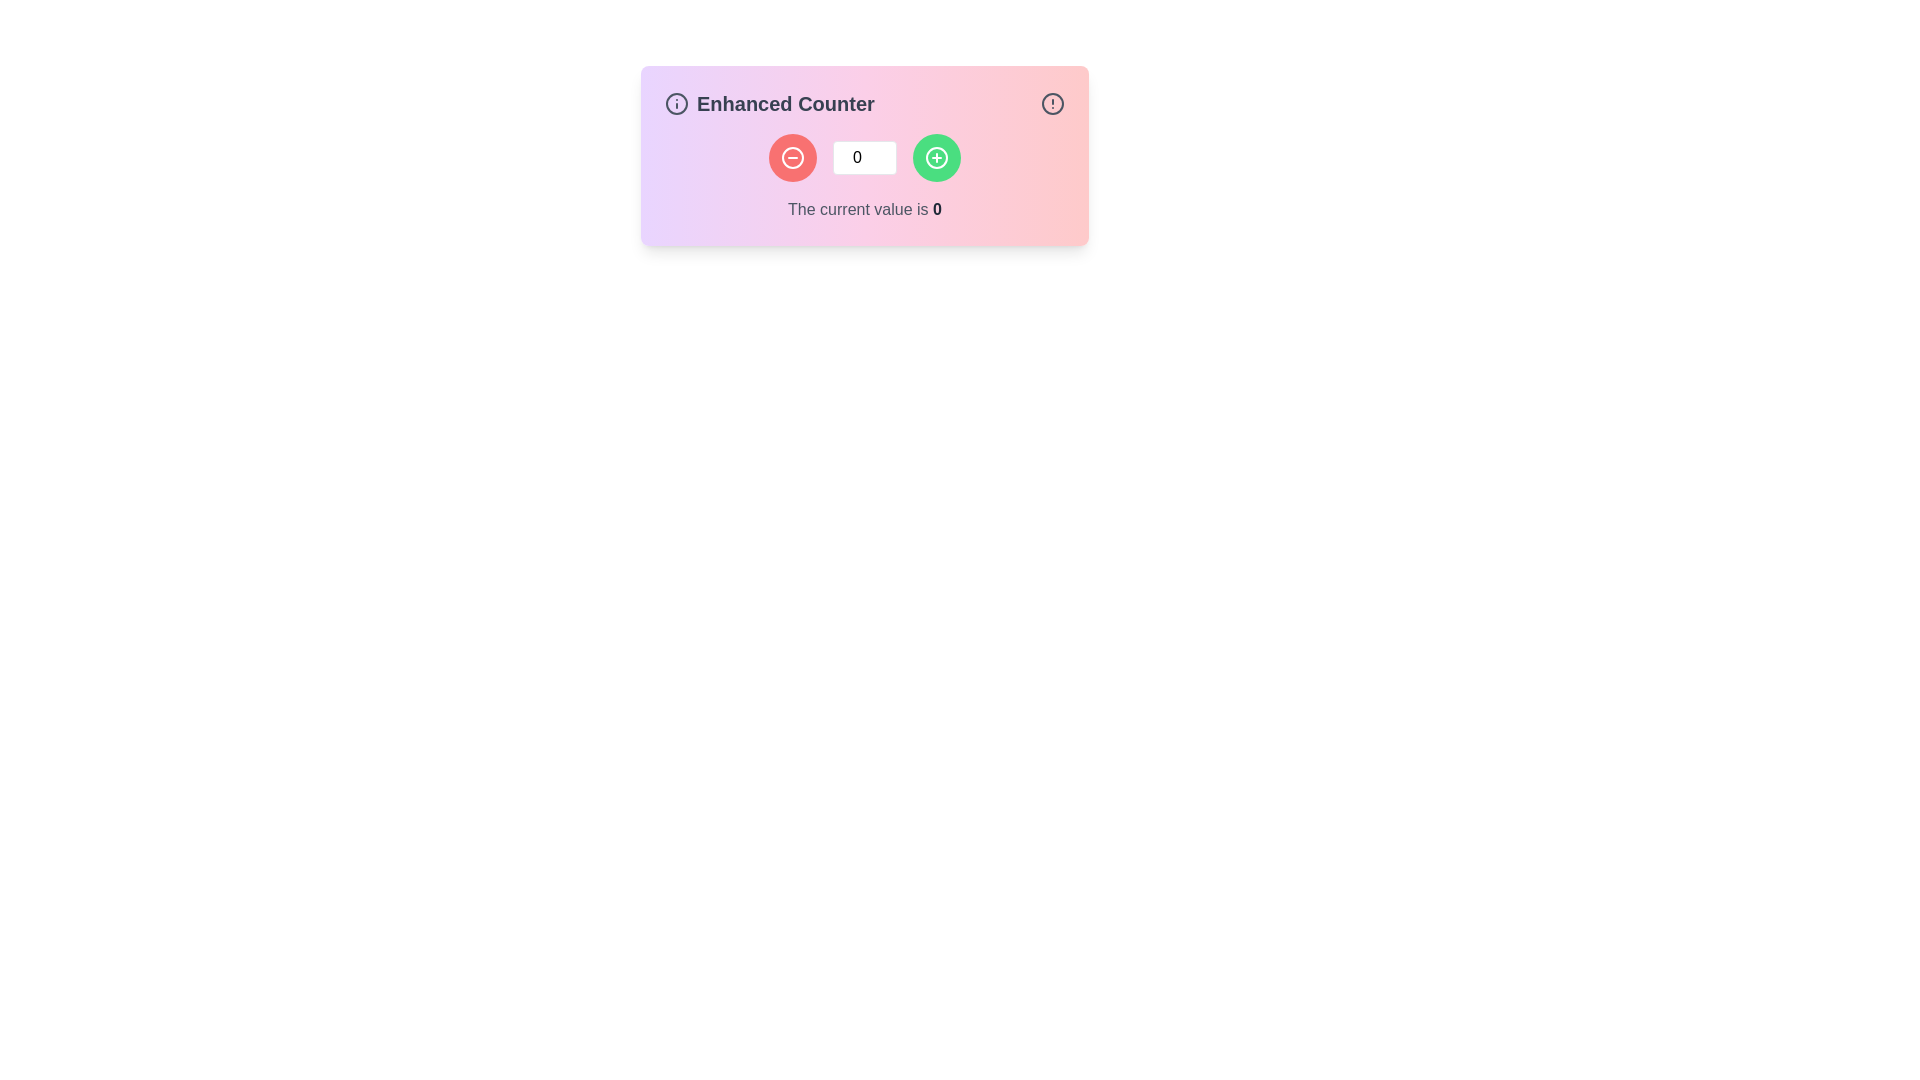  What do you see at coordinates (935, 157) in the screenshot?
I see `the graphical boundary of the green 'Add' button, which is represented by an SVG circle, located to the right of the counter input field` at bounding box center [935, 157].